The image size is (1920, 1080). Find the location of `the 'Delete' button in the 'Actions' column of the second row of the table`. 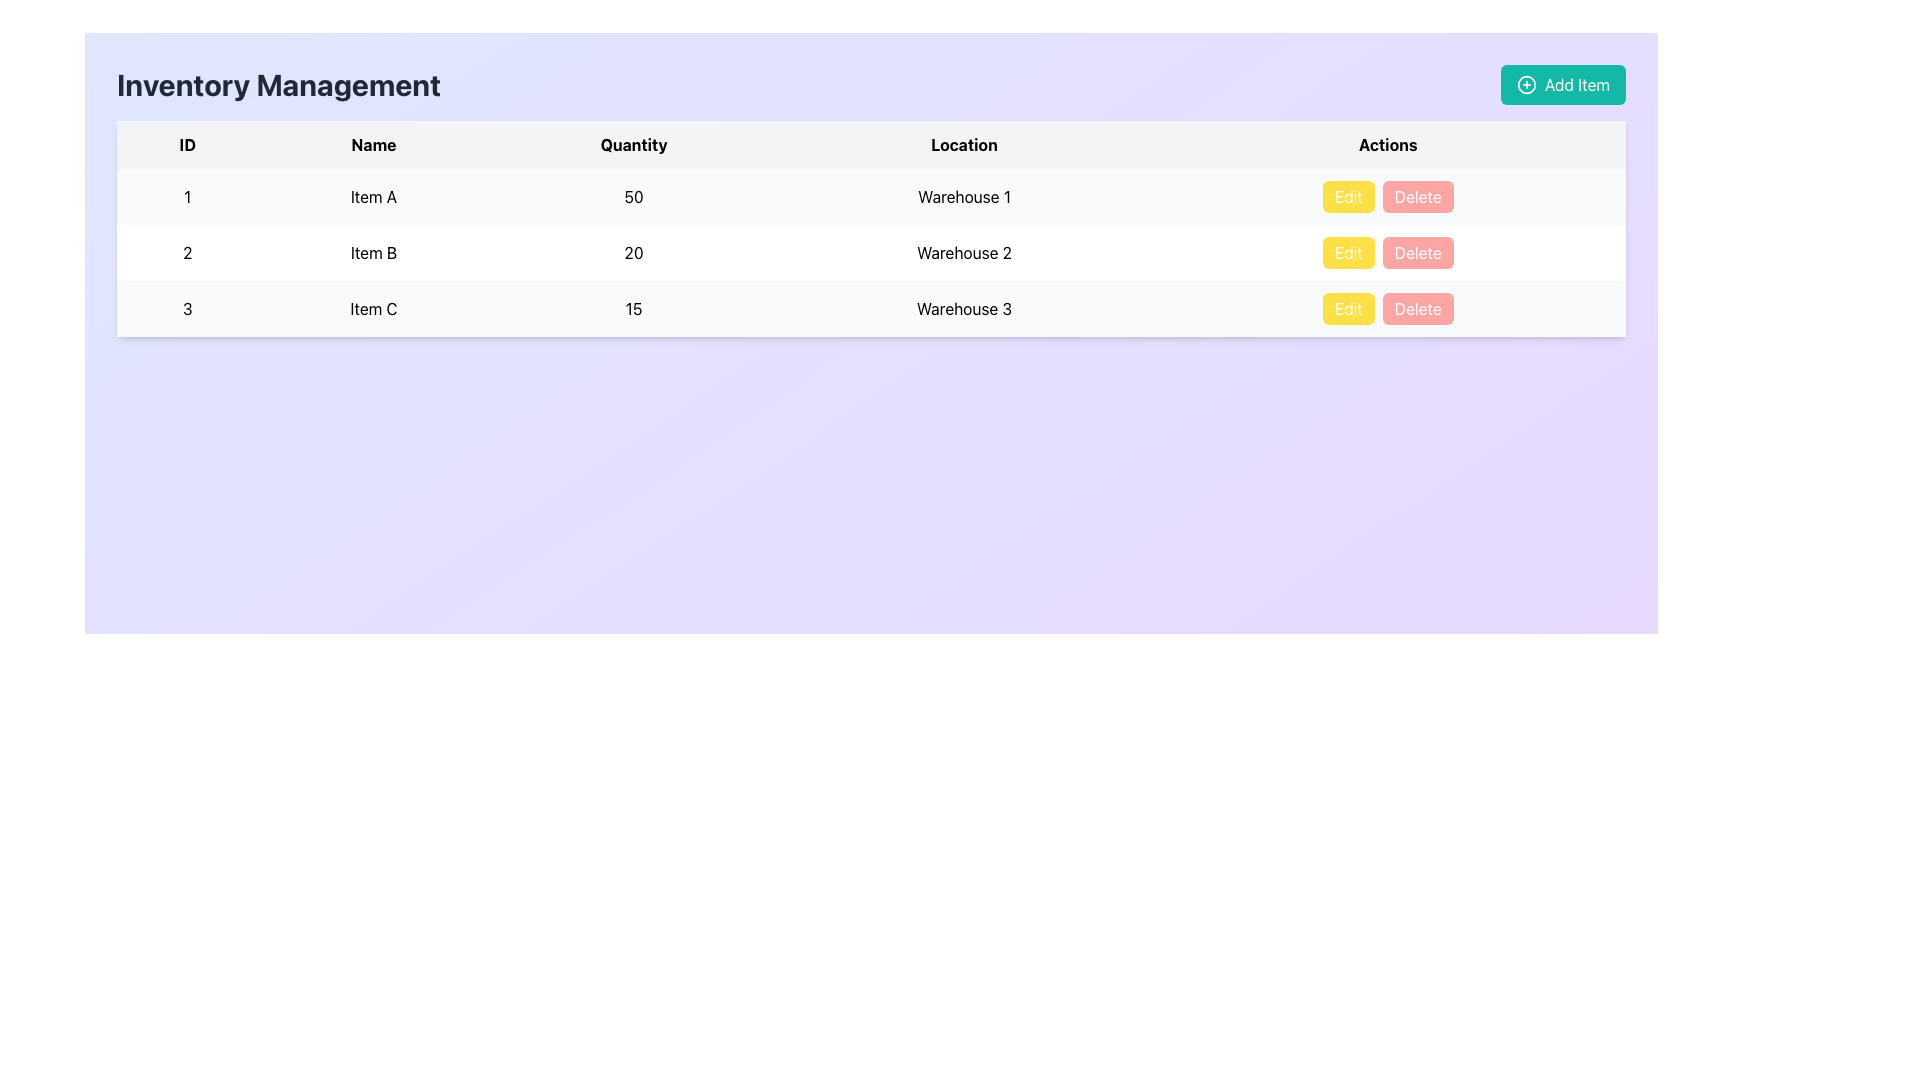

the 'Delete' button in the 'Actions' column of the second row of the table is located at coordinates (1417, 252).